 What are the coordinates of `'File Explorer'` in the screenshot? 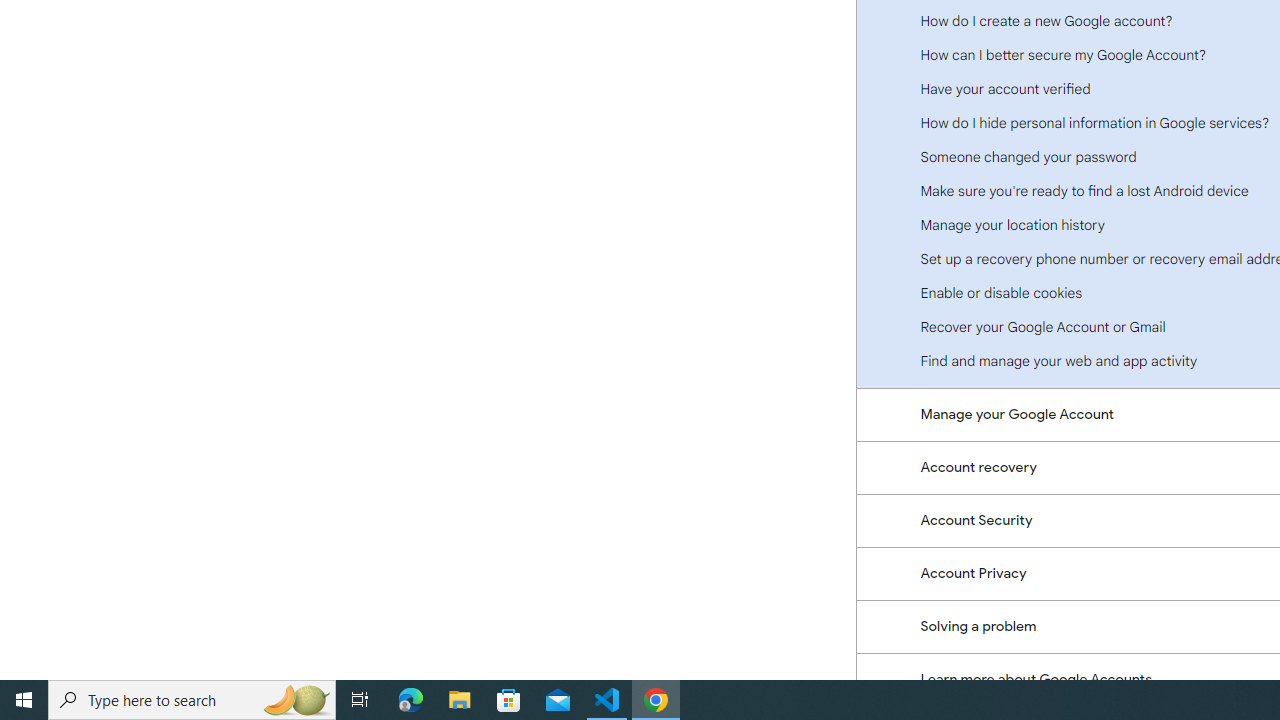 It's located at (459, 698).